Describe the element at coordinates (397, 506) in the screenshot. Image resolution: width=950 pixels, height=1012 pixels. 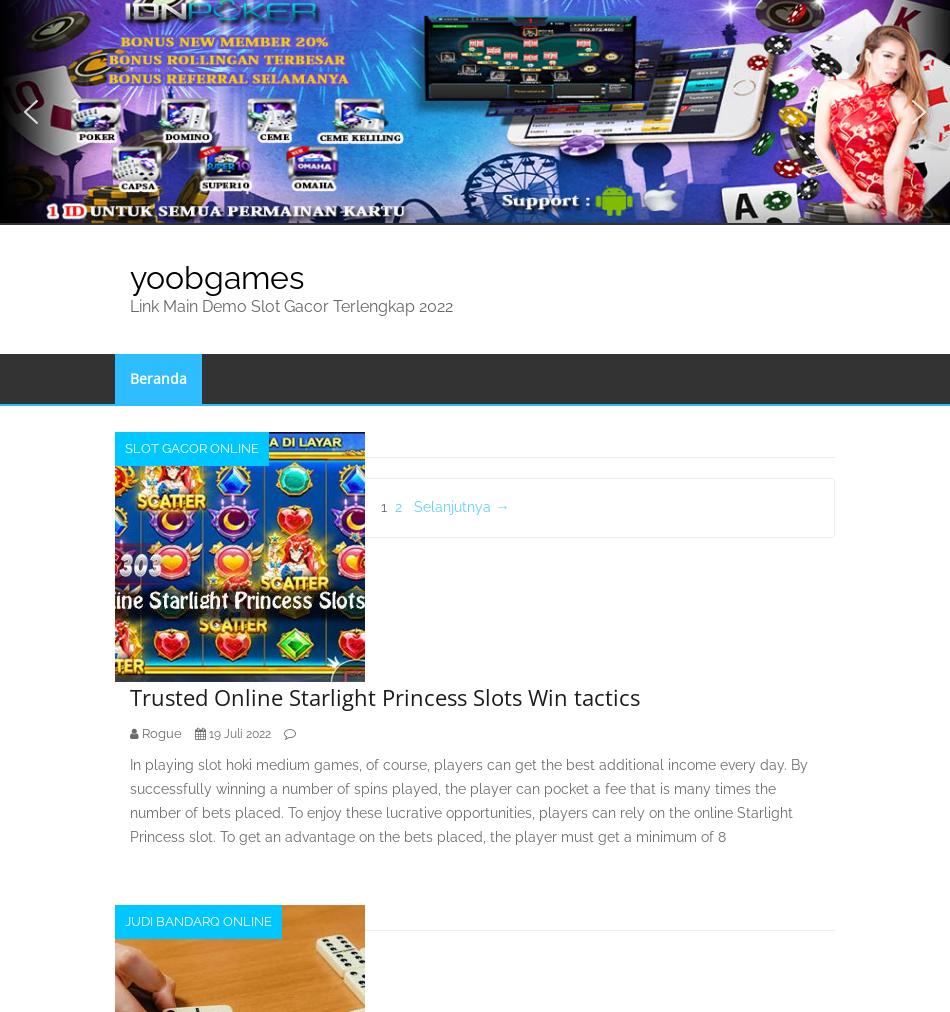
I see `'2'` at that location.